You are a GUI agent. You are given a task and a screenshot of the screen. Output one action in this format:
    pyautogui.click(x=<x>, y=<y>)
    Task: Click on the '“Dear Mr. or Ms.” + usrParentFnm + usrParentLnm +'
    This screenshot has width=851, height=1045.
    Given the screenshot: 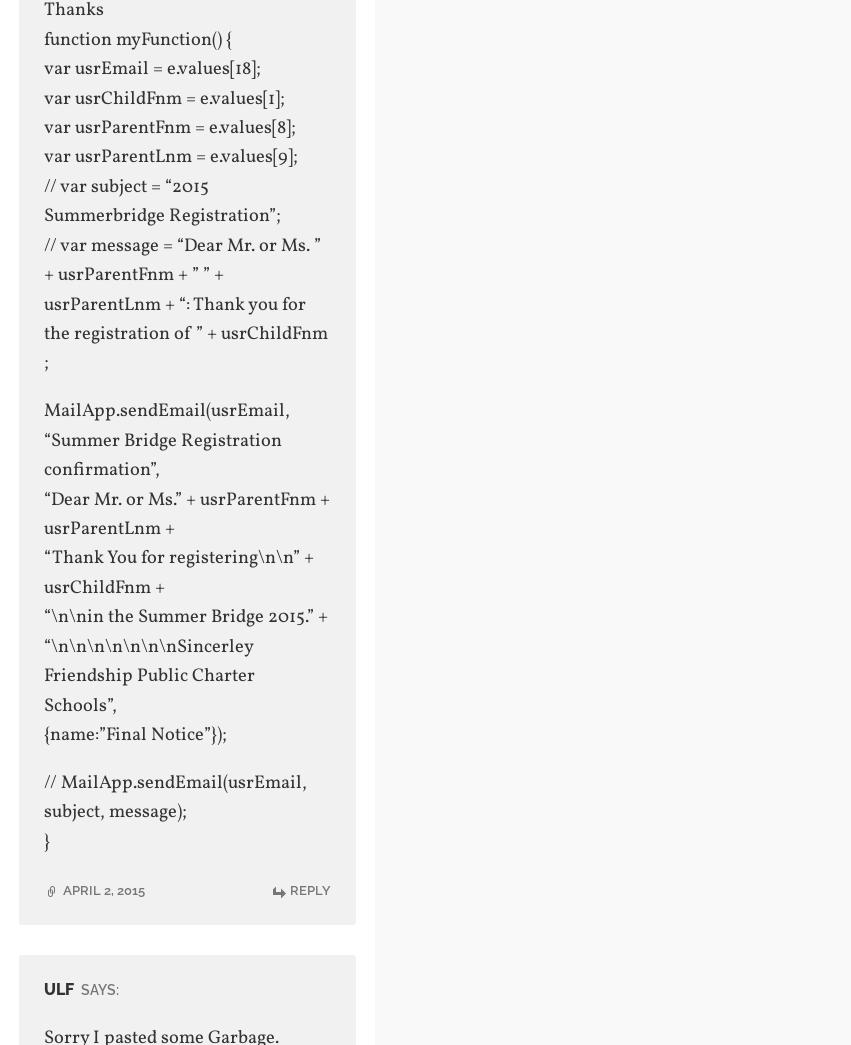 What is the action you would take?
    pyautogui.click(x=185, y=513)
    